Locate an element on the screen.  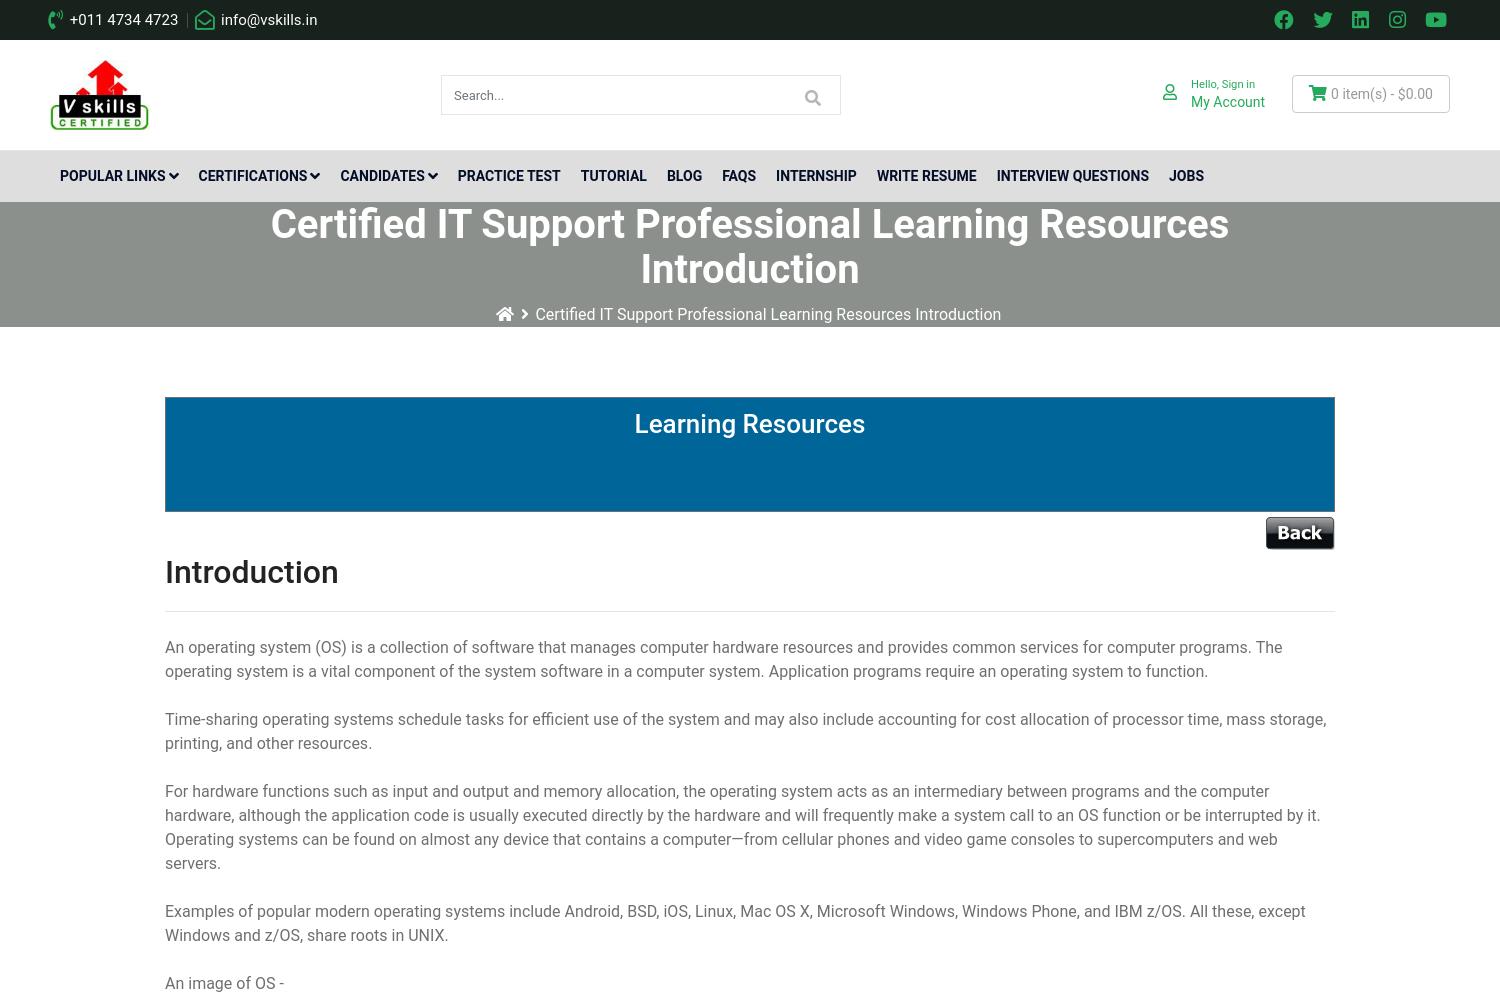
'Databases' is located at coordinates (61, 423).